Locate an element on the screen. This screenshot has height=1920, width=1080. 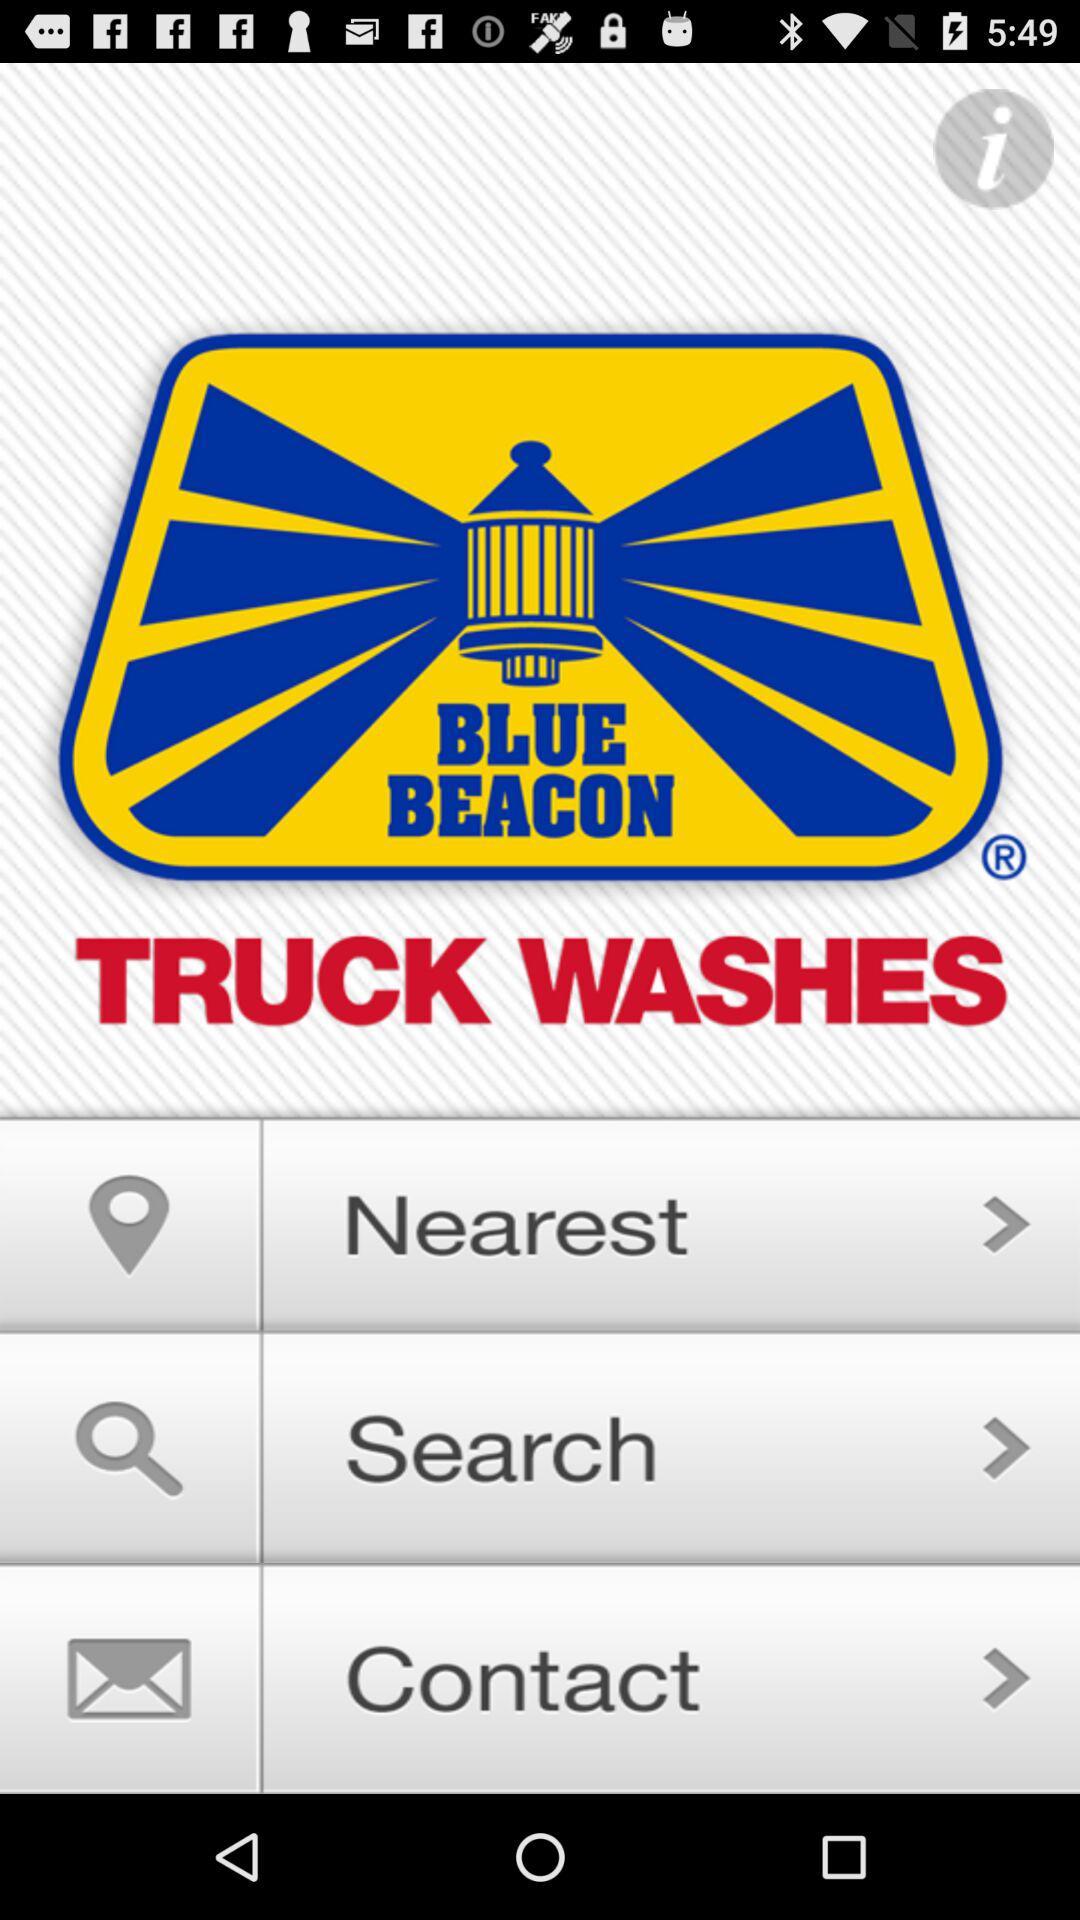
next is located at coordinates (540, 1447).